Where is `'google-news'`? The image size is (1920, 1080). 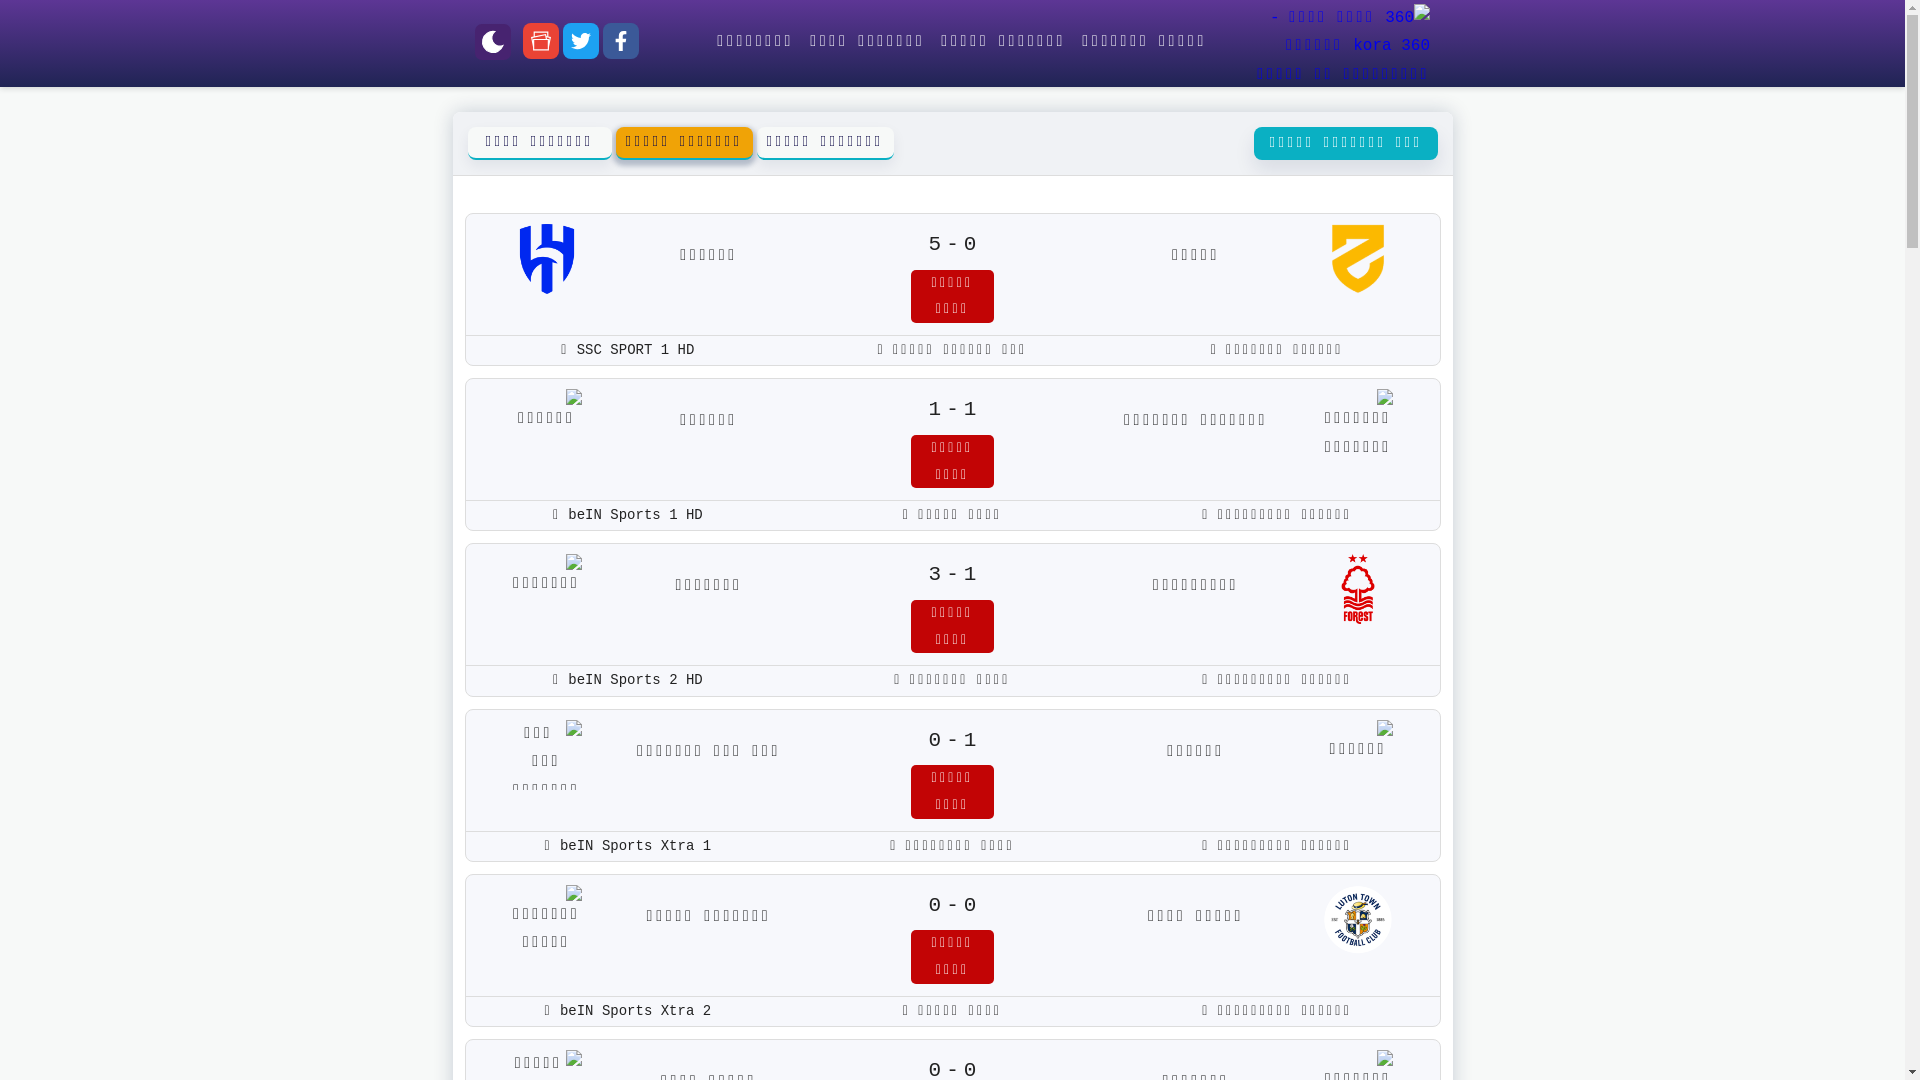 'google-news' is located at coordinates (541, 45).